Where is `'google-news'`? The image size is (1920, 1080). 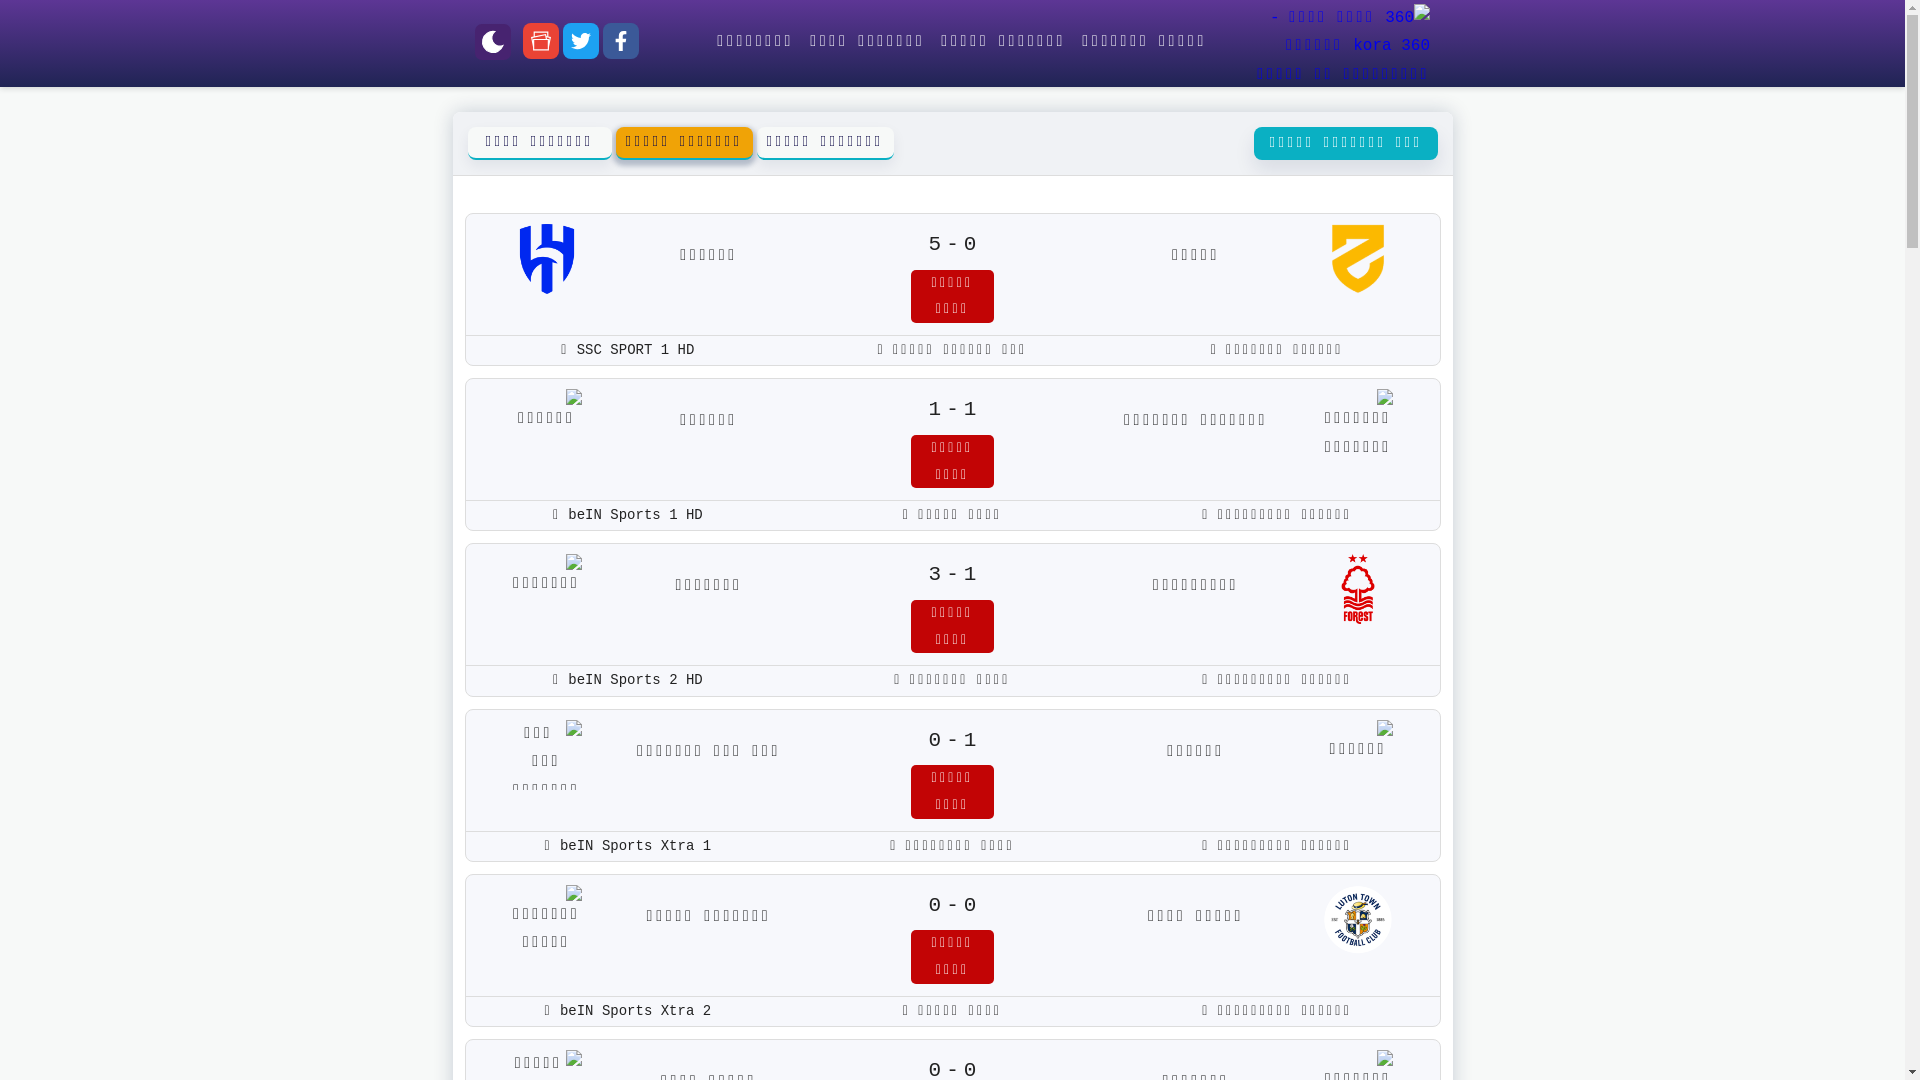 'google-news' is located at coordinates (541, 45).